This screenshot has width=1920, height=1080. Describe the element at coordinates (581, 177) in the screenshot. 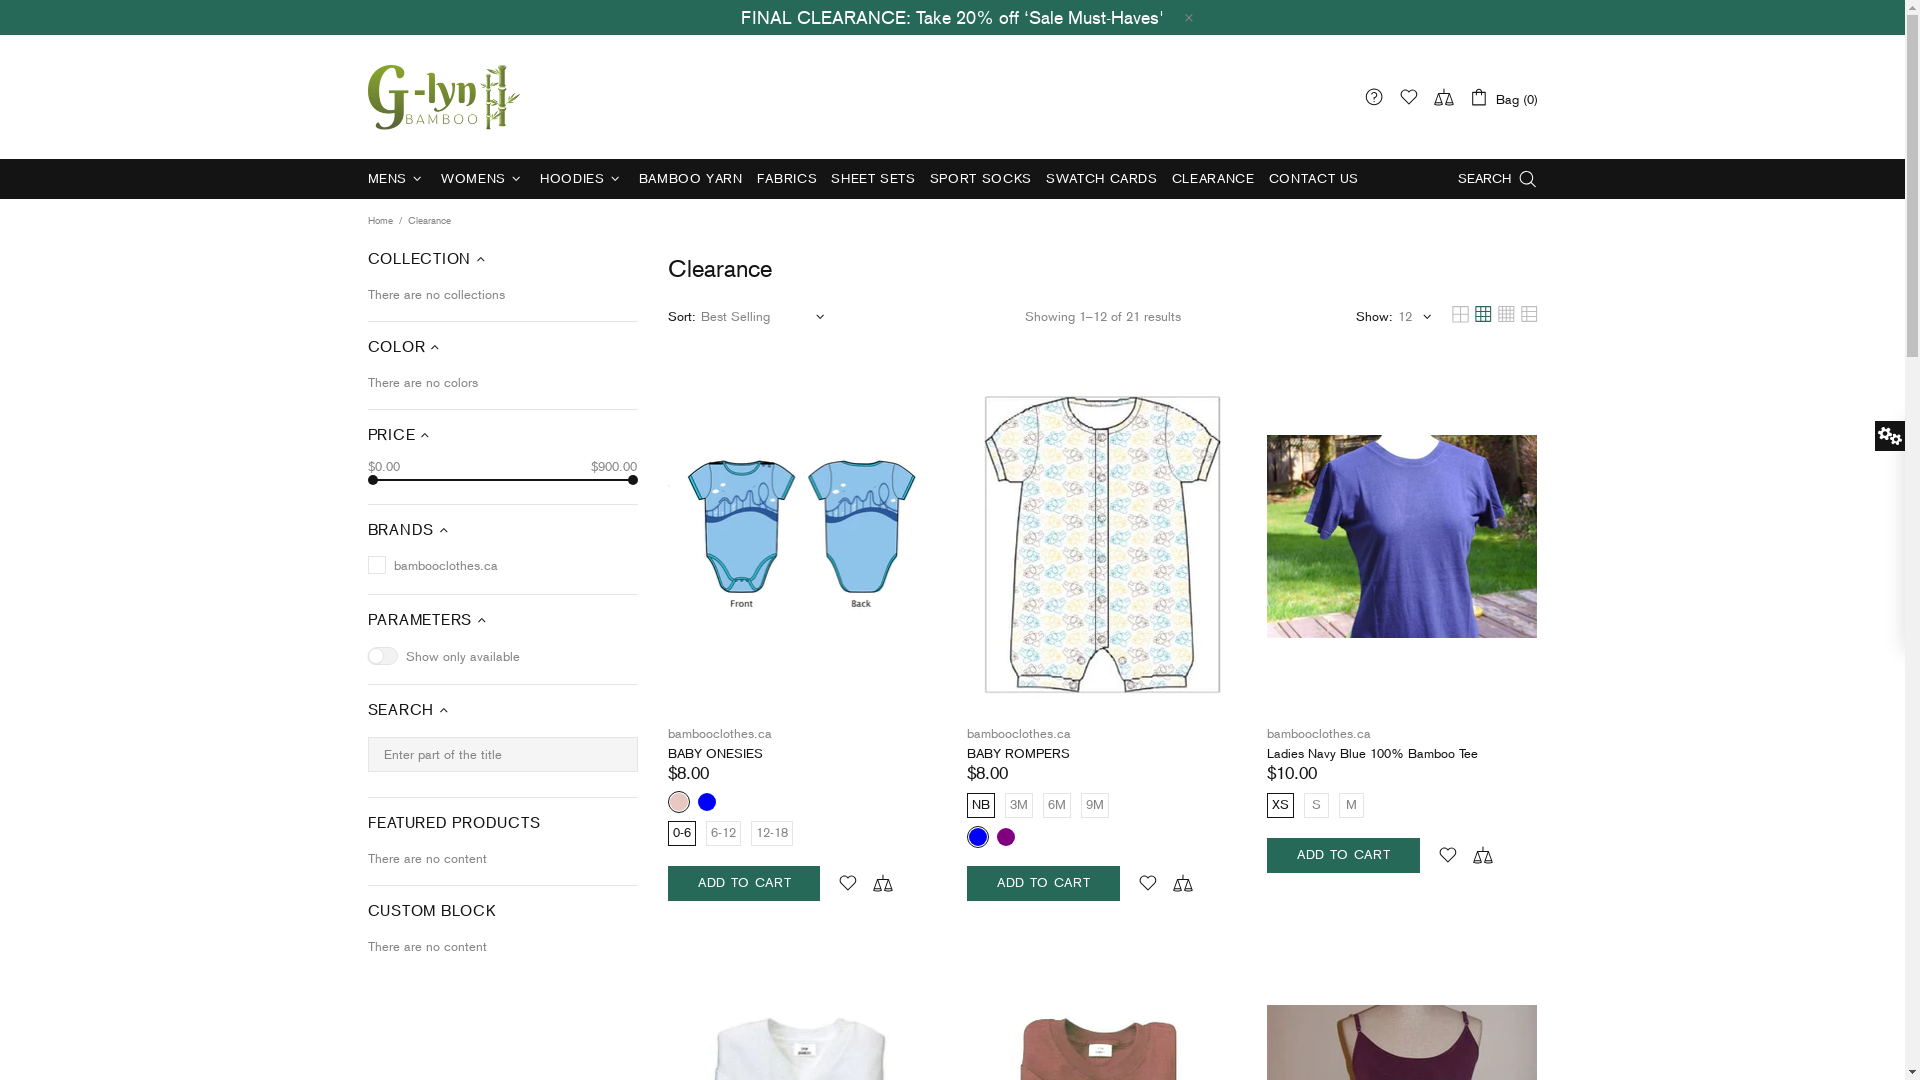

I see `'HOODIES'` at that location.